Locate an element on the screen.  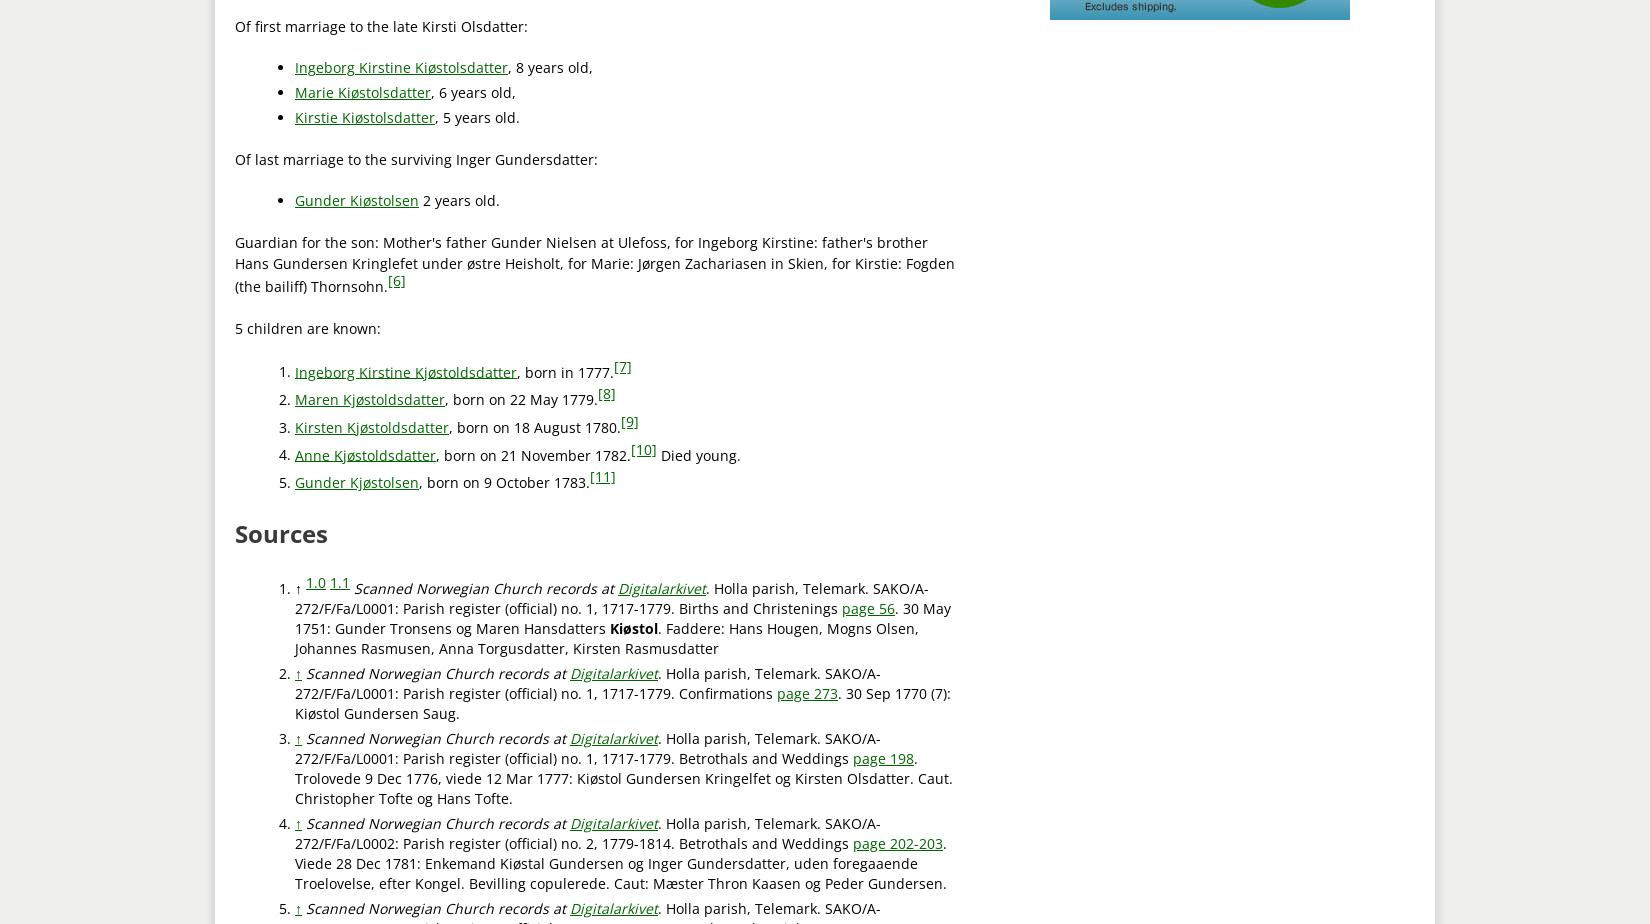
'Anne Kjøstoldsdatter' is located at coordinates (365, 454).